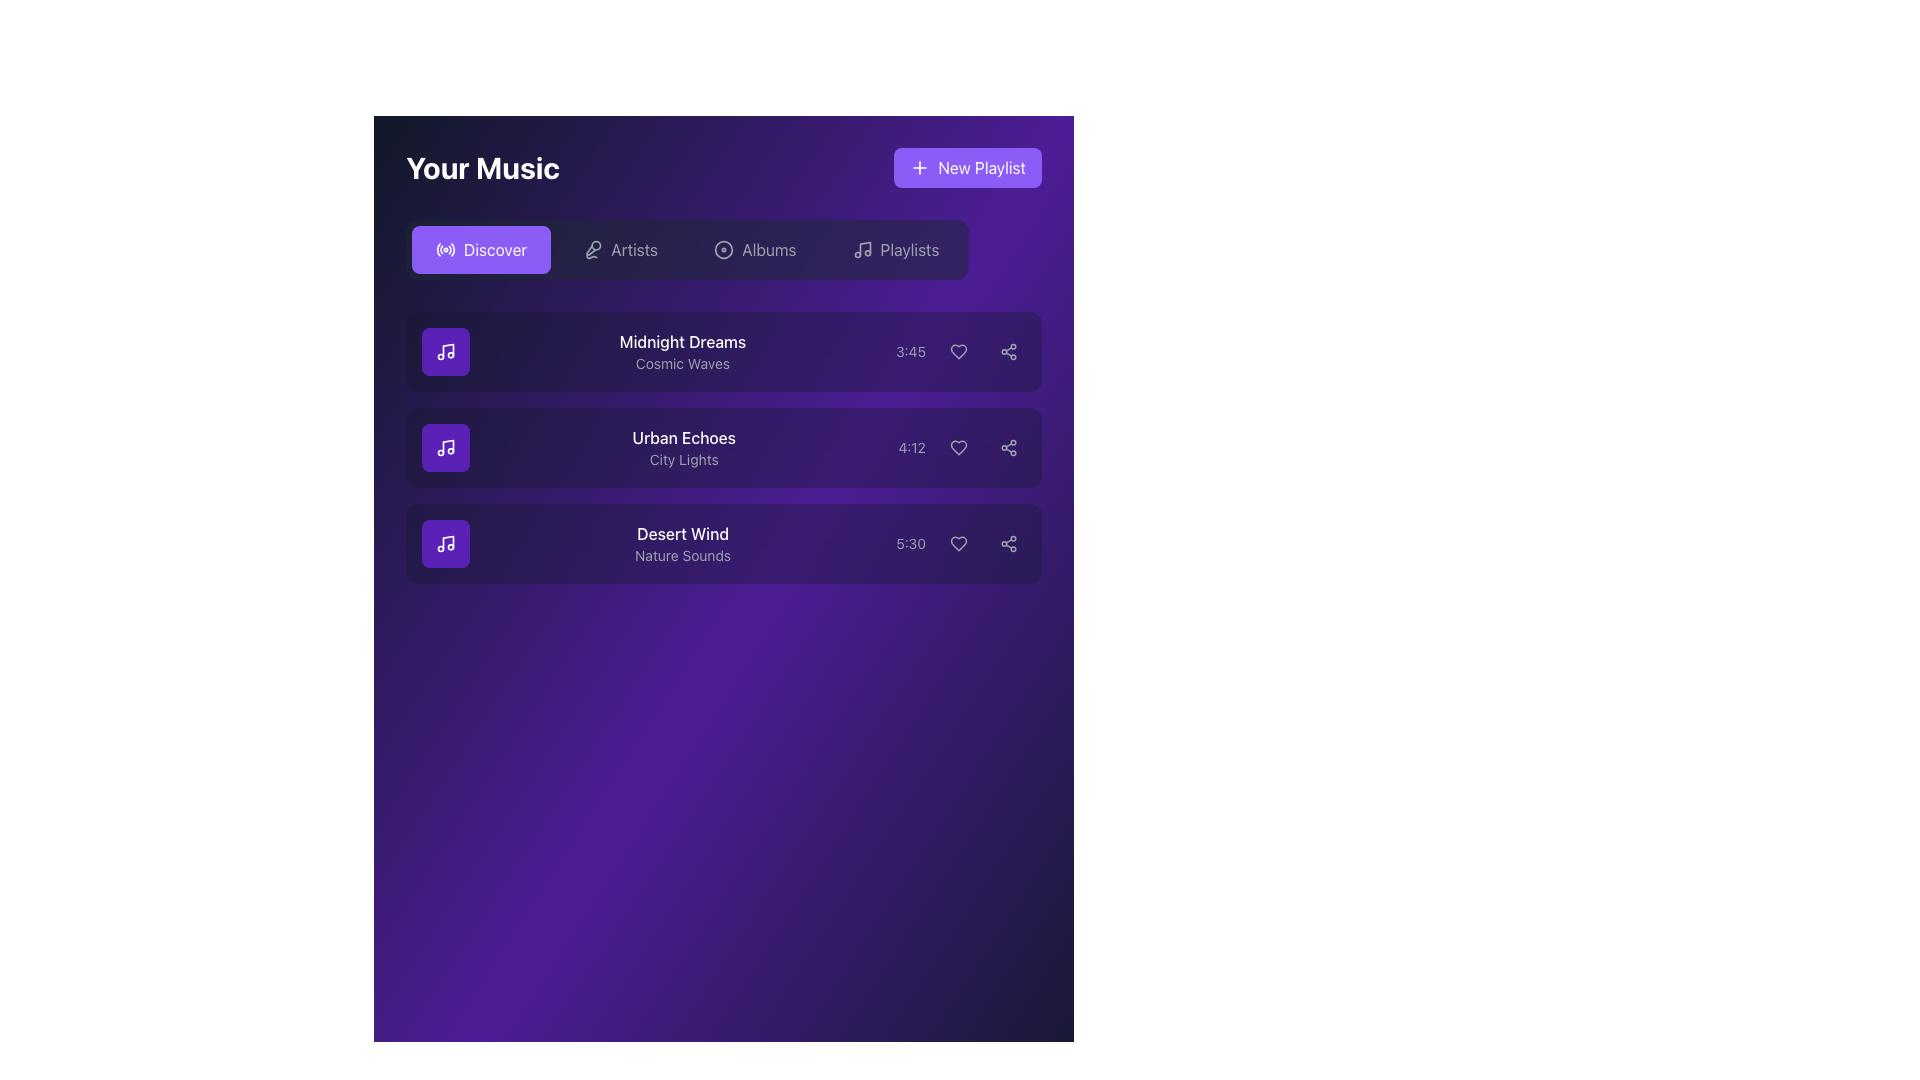  I want to click on the text display area titled 'Midnight Dreams' with the subtitle 'Cosmic Waves', which is located at the top of a list and has a violet background, so click(682, 350).